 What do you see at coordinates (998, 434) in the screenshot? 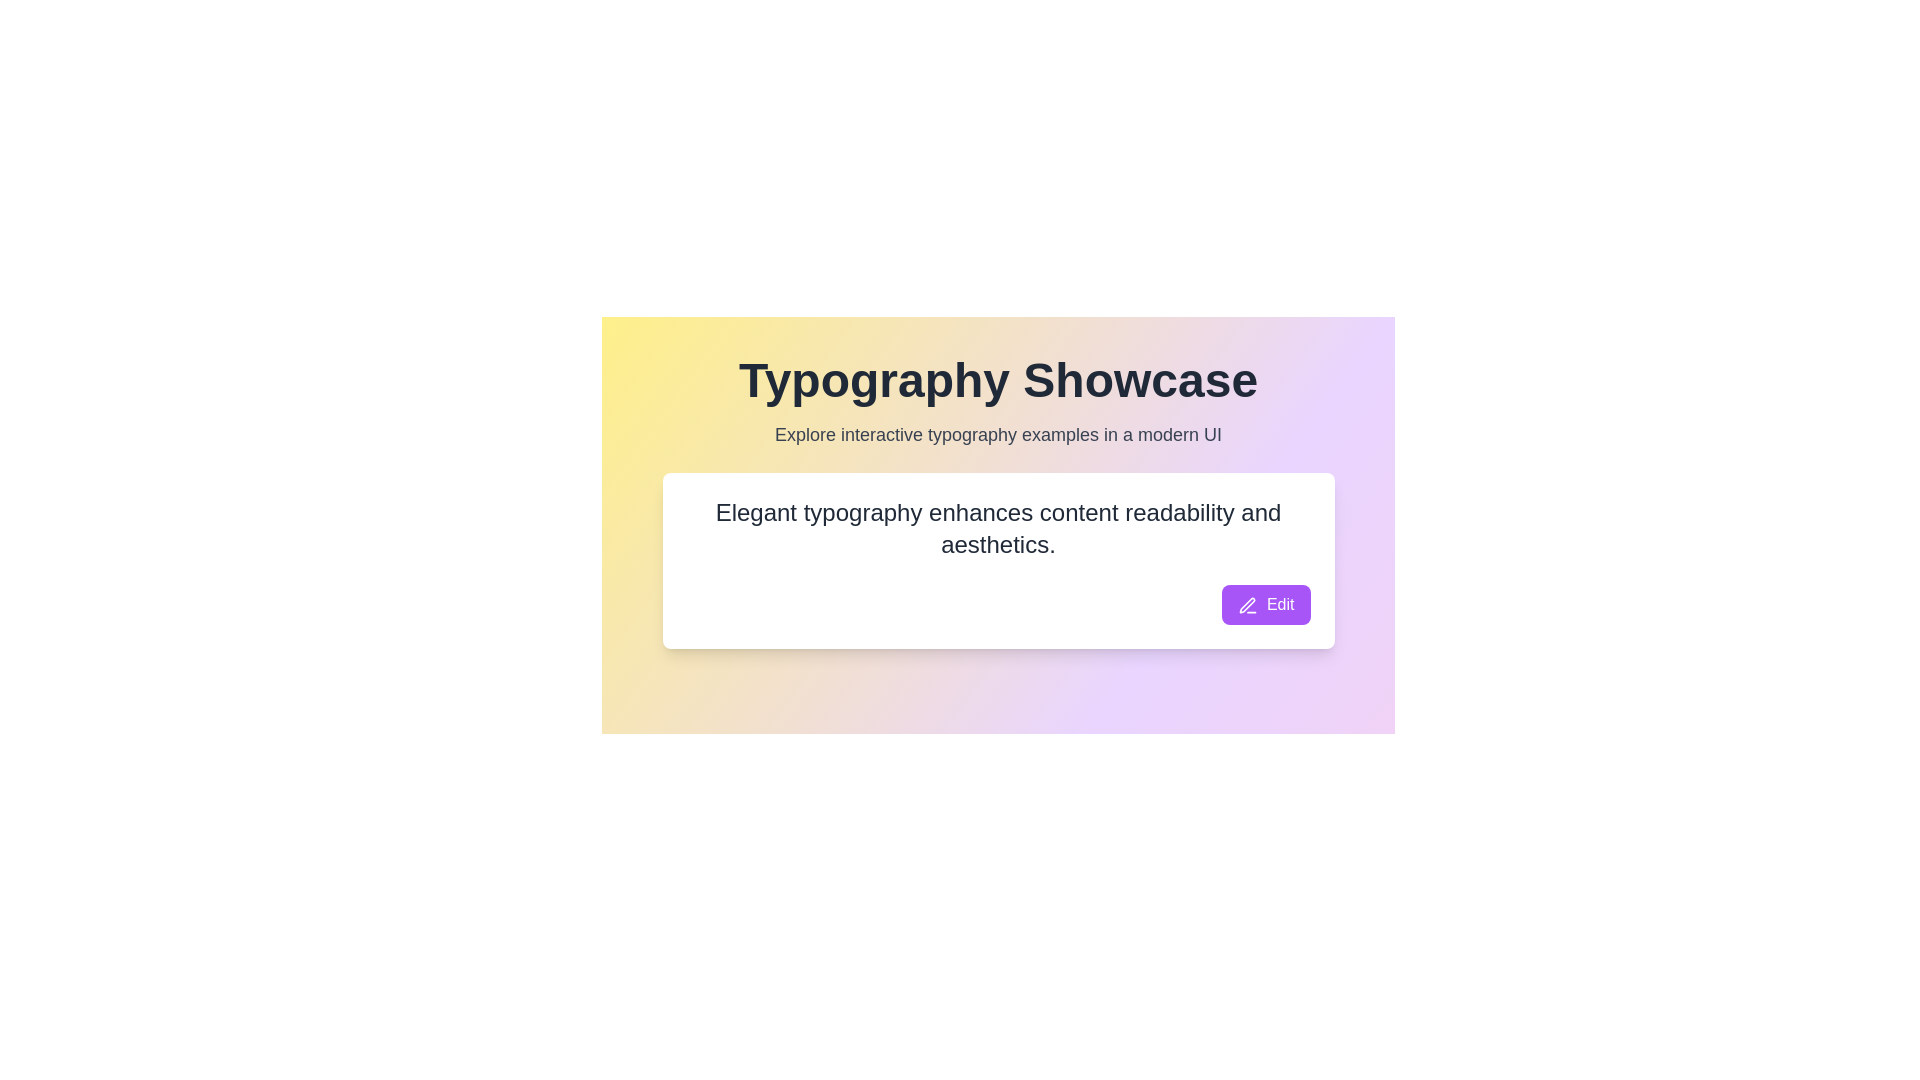
I see `the text display that shows 'Explore interactive typography examples in a modern UI', which is positioned beneath the title 'Typography Showcase' and is horizontally centered with a gray color on a gradient background` at bounding box center [998, 434].